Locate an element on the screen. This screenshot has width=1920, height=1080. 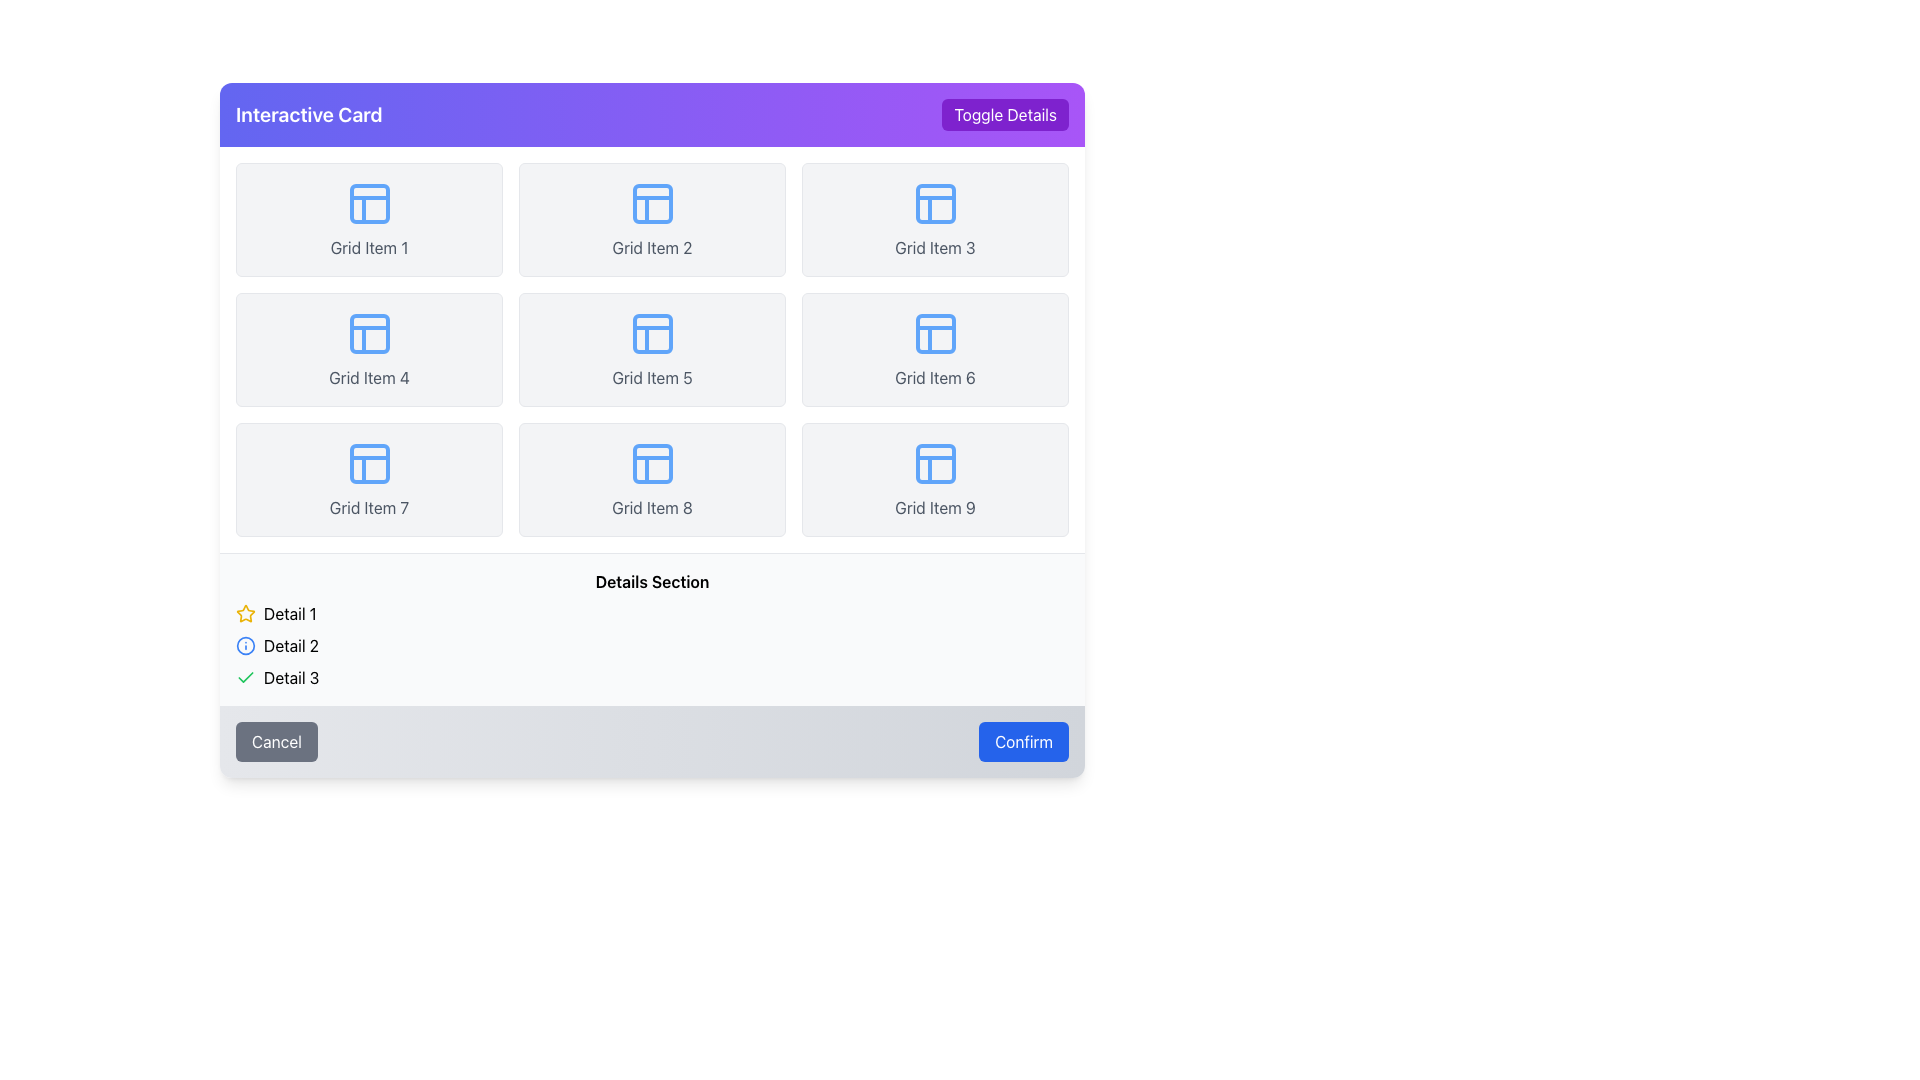
the icon located to the left of the 'Detail 2' text is located at coordinates (244, 645).